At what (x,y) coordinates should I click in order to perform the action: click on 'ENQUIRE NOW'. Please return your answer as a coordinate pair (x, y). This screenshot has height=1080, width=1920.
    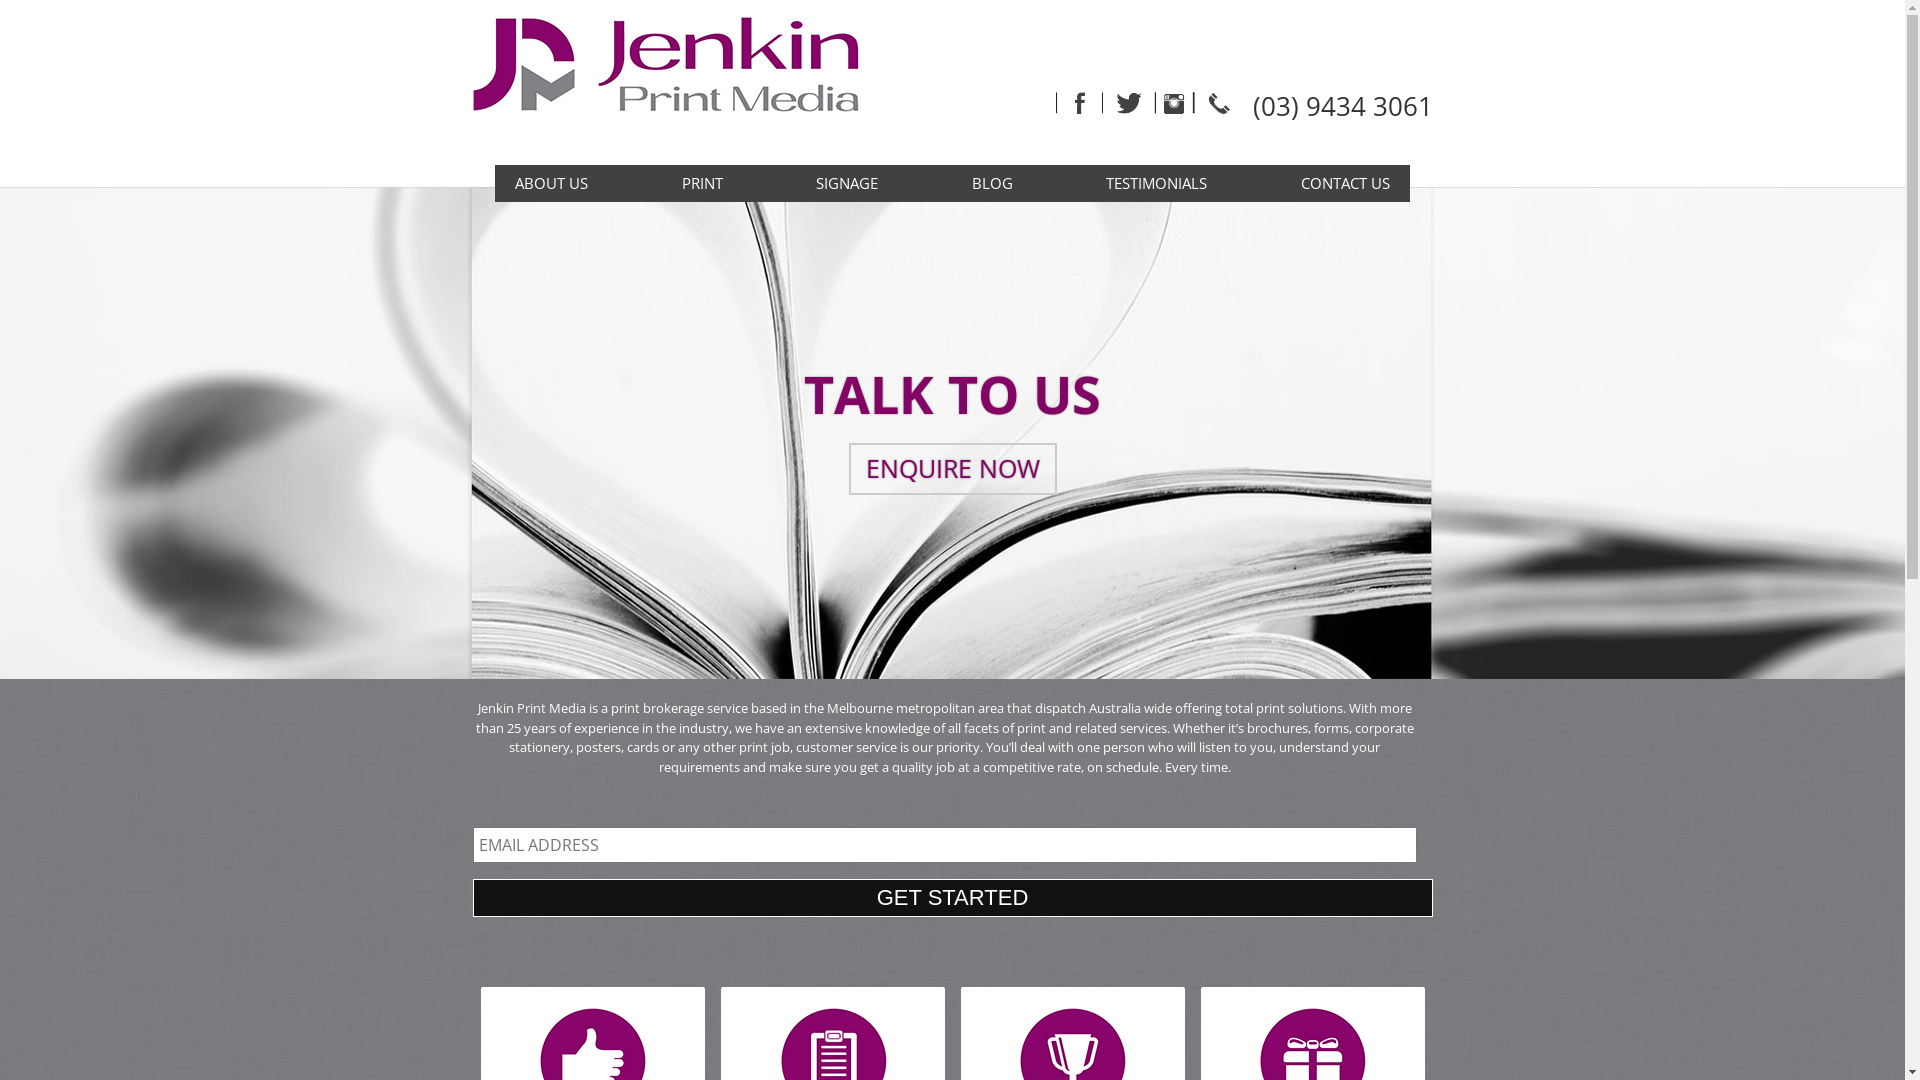
    Looking at the image, I should click on (950, 469).